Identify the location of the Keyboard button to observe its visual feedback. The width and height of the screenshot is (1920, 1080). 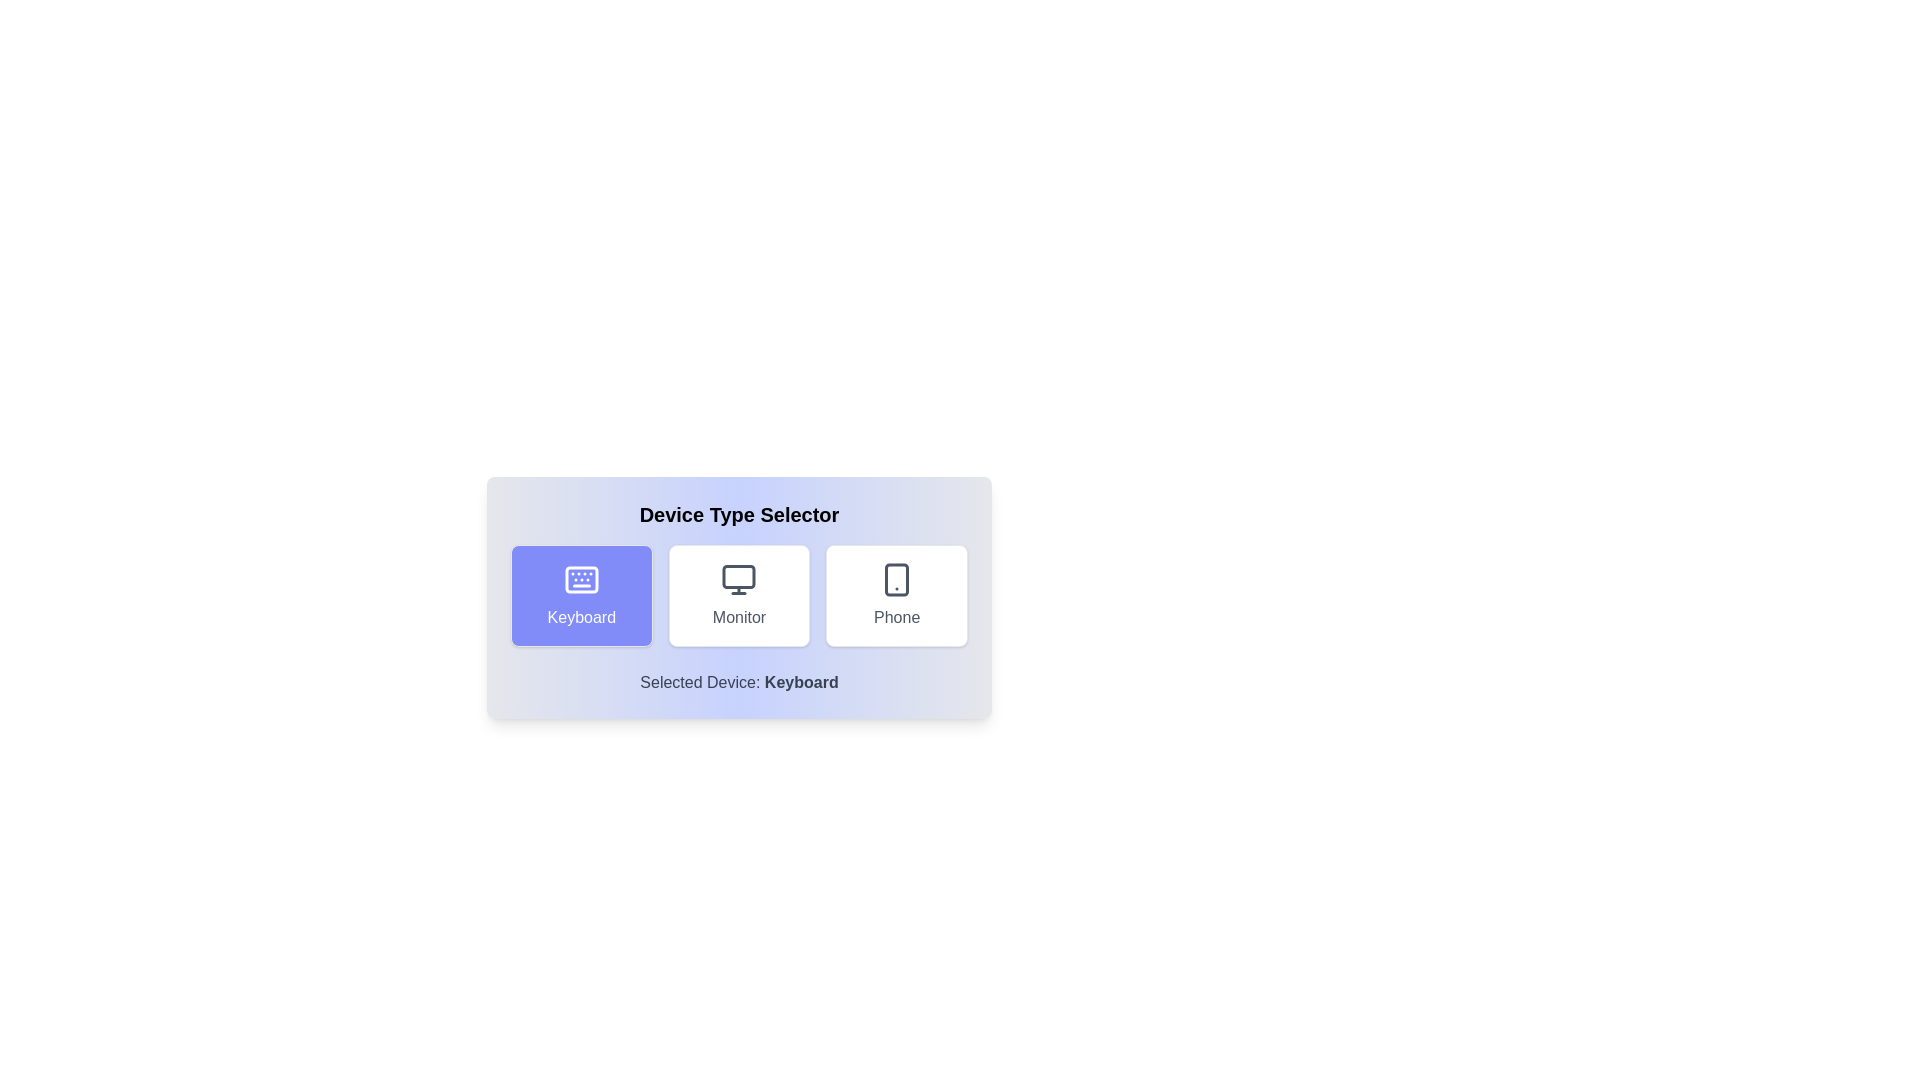
(579, 595).